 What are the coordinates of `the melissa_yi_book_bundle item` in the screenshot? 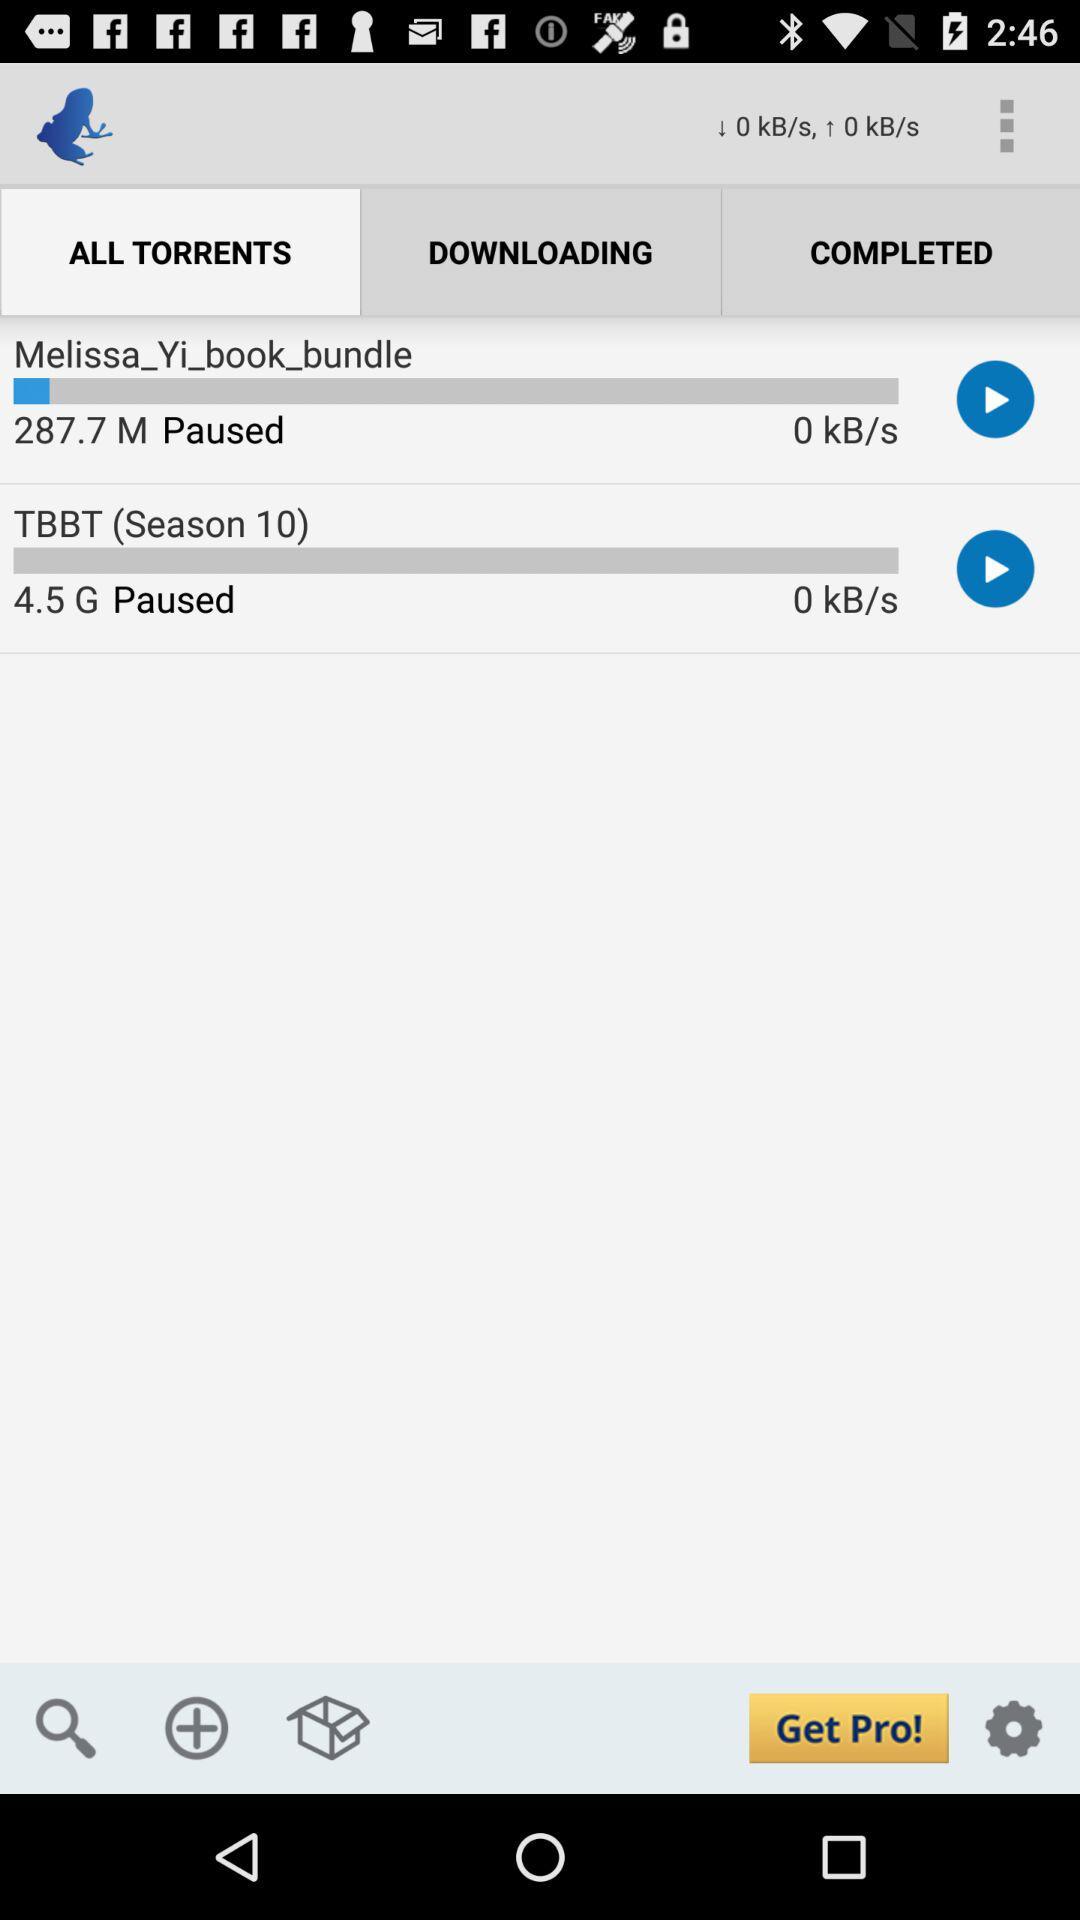 It's located at (212, 353).